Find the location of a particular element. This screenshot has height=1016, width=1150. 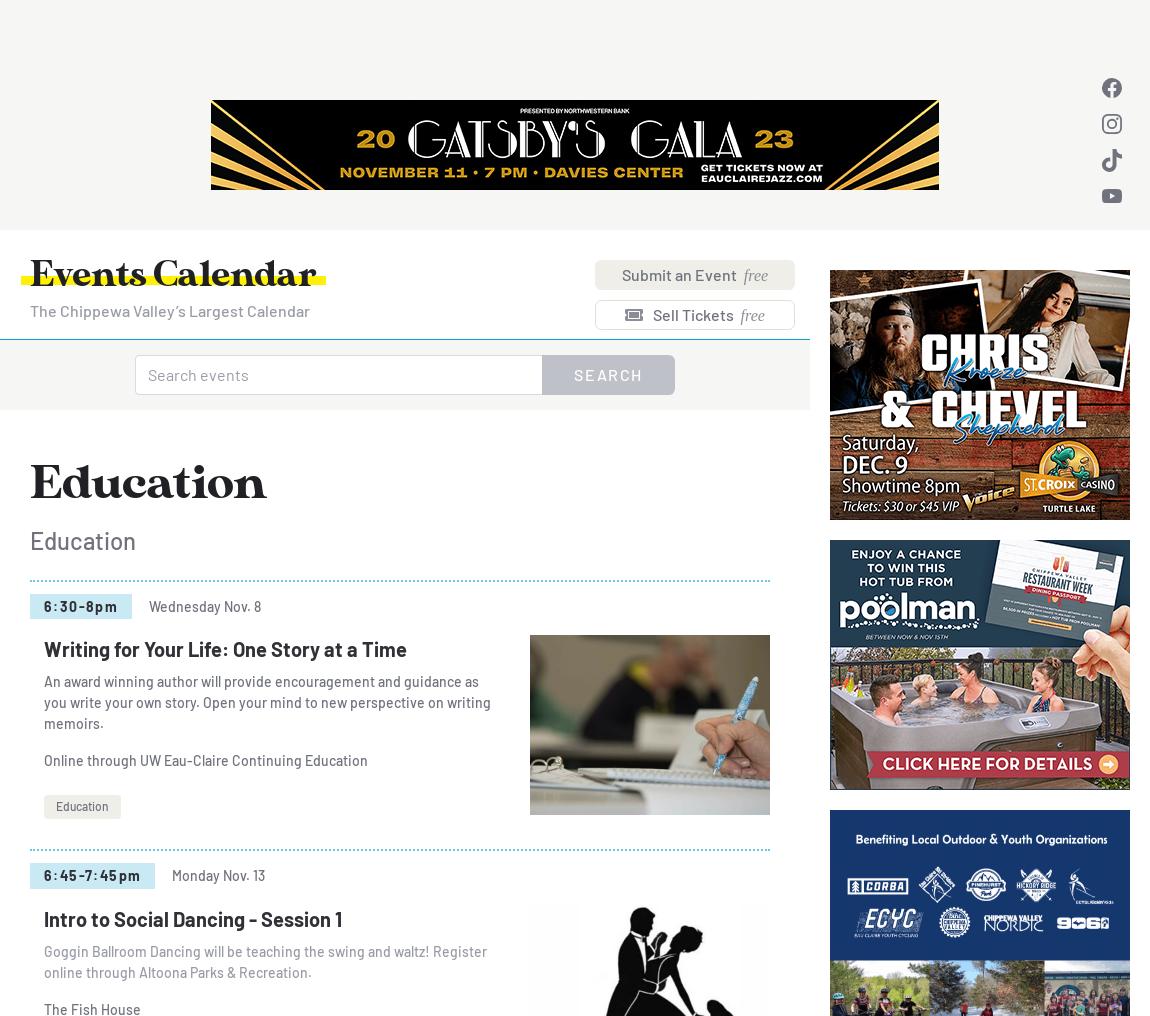

'Search' is located at coordinates (607, 374).